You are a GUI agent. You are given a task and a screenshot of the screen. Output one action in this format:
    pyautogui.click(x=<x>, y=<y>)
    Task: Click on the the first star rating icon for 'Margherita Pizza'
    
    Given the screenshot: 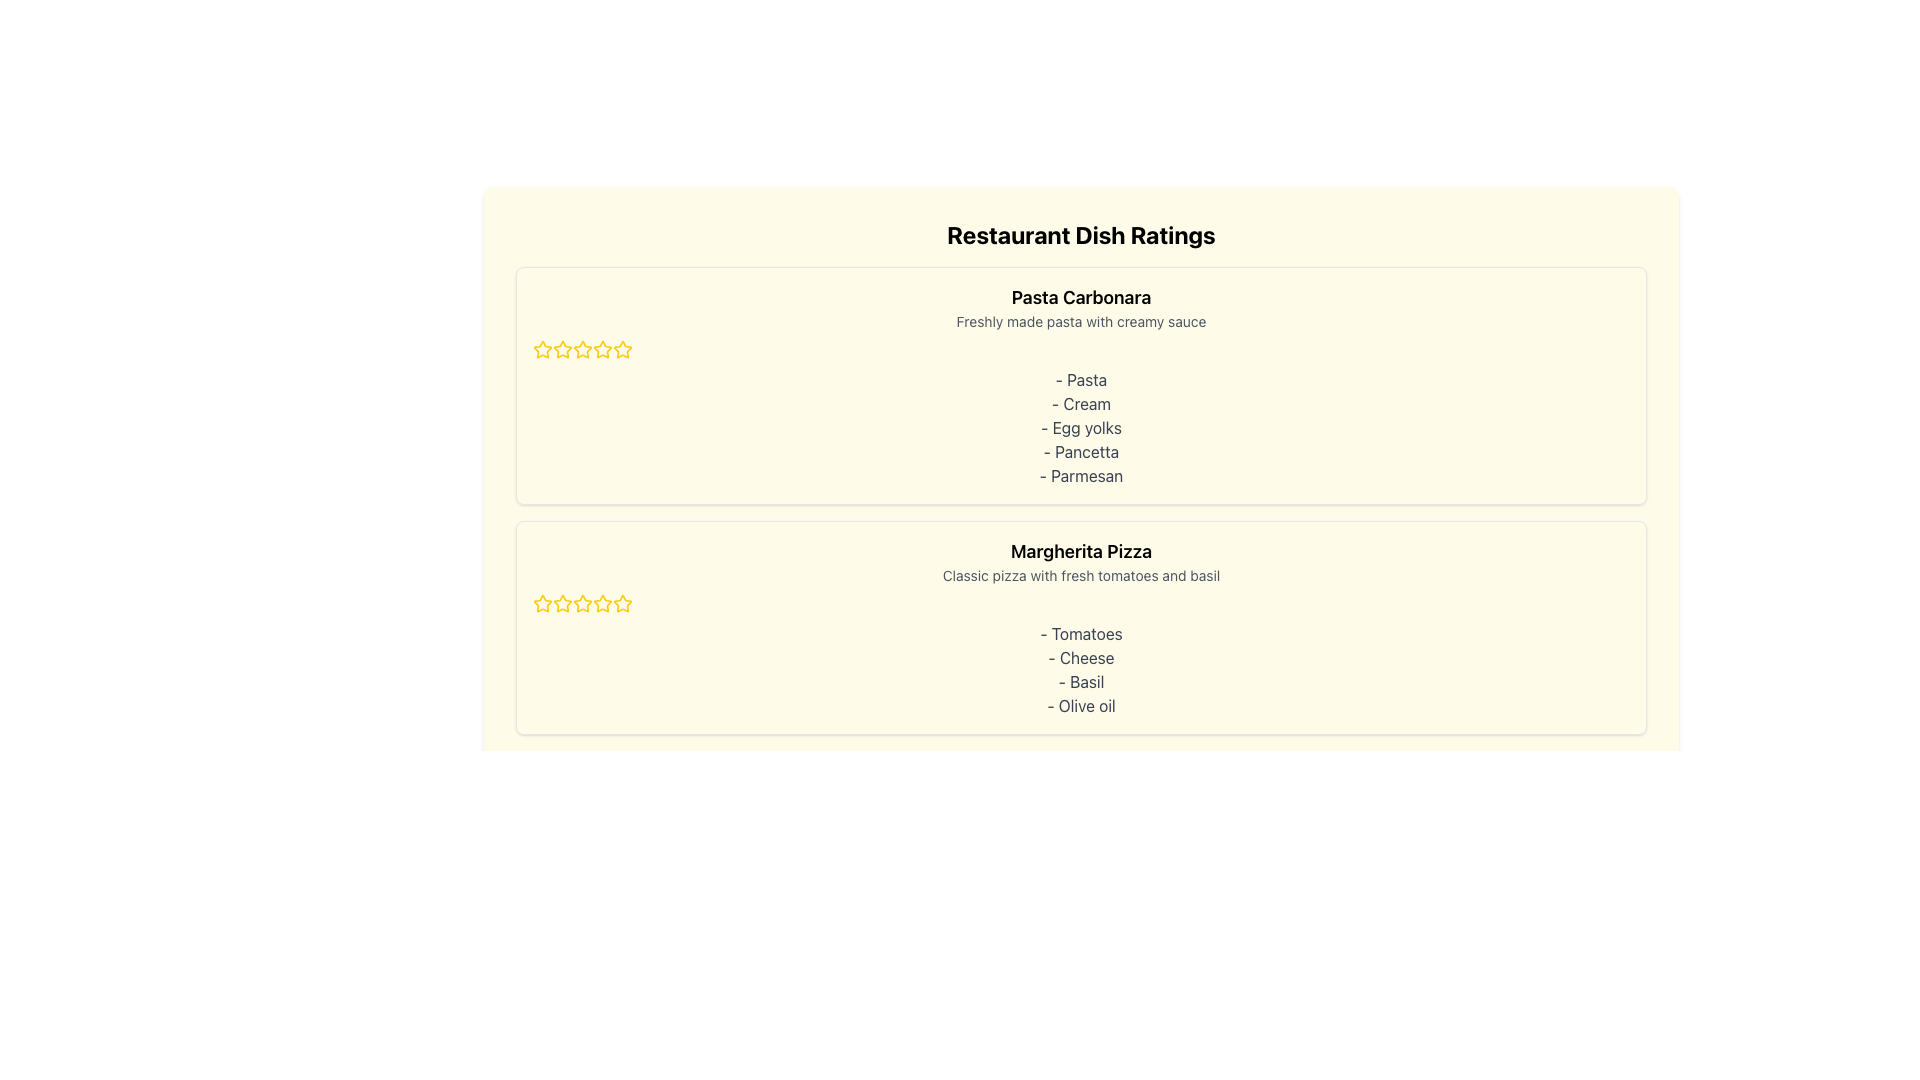 What is the action you would take?
    pyautogui.click(x=561, y=602)
    